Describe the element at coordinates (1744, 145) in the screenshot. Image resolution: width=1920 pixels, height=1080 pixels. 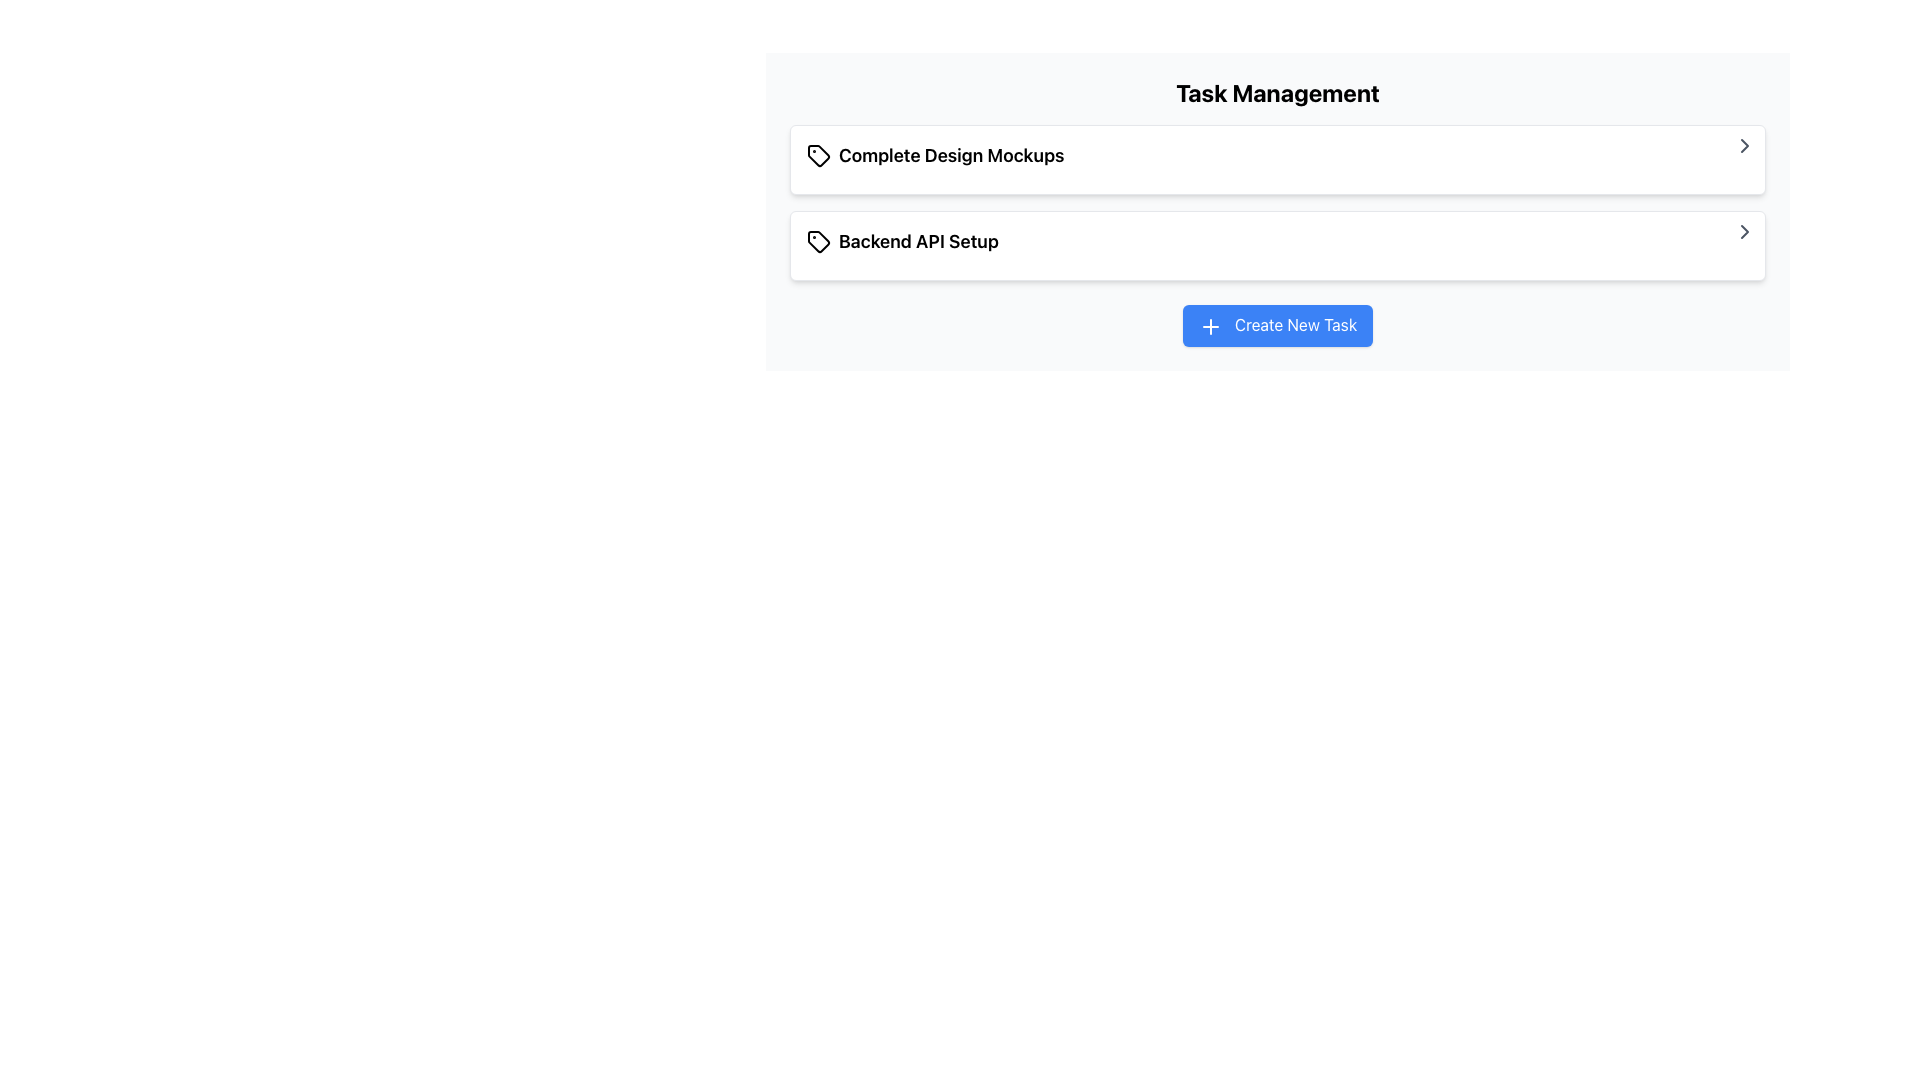
I see `the right-oriented chevron arrow icon located in the top-right corner of the 'Complete Design Mockups' component` at that location.